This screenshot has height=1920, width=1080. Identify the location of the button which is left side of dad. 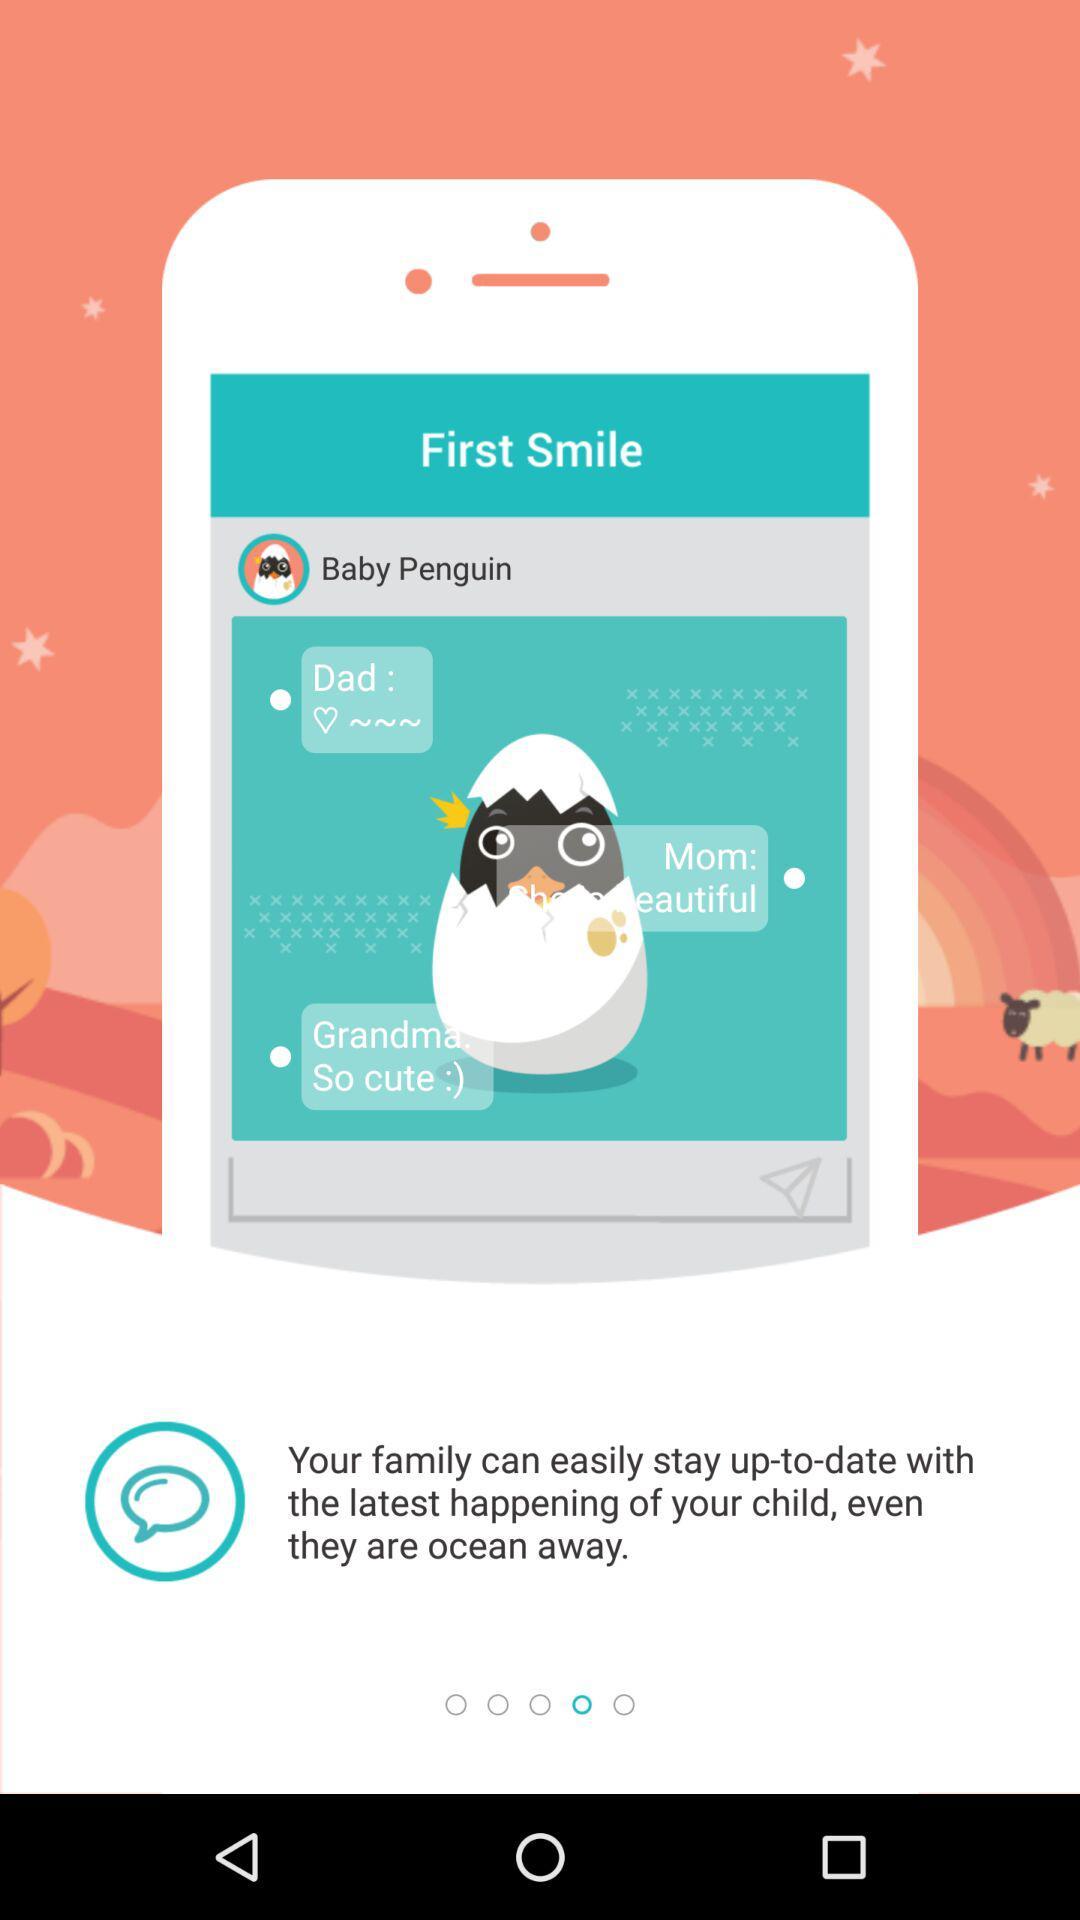
(280, 699).